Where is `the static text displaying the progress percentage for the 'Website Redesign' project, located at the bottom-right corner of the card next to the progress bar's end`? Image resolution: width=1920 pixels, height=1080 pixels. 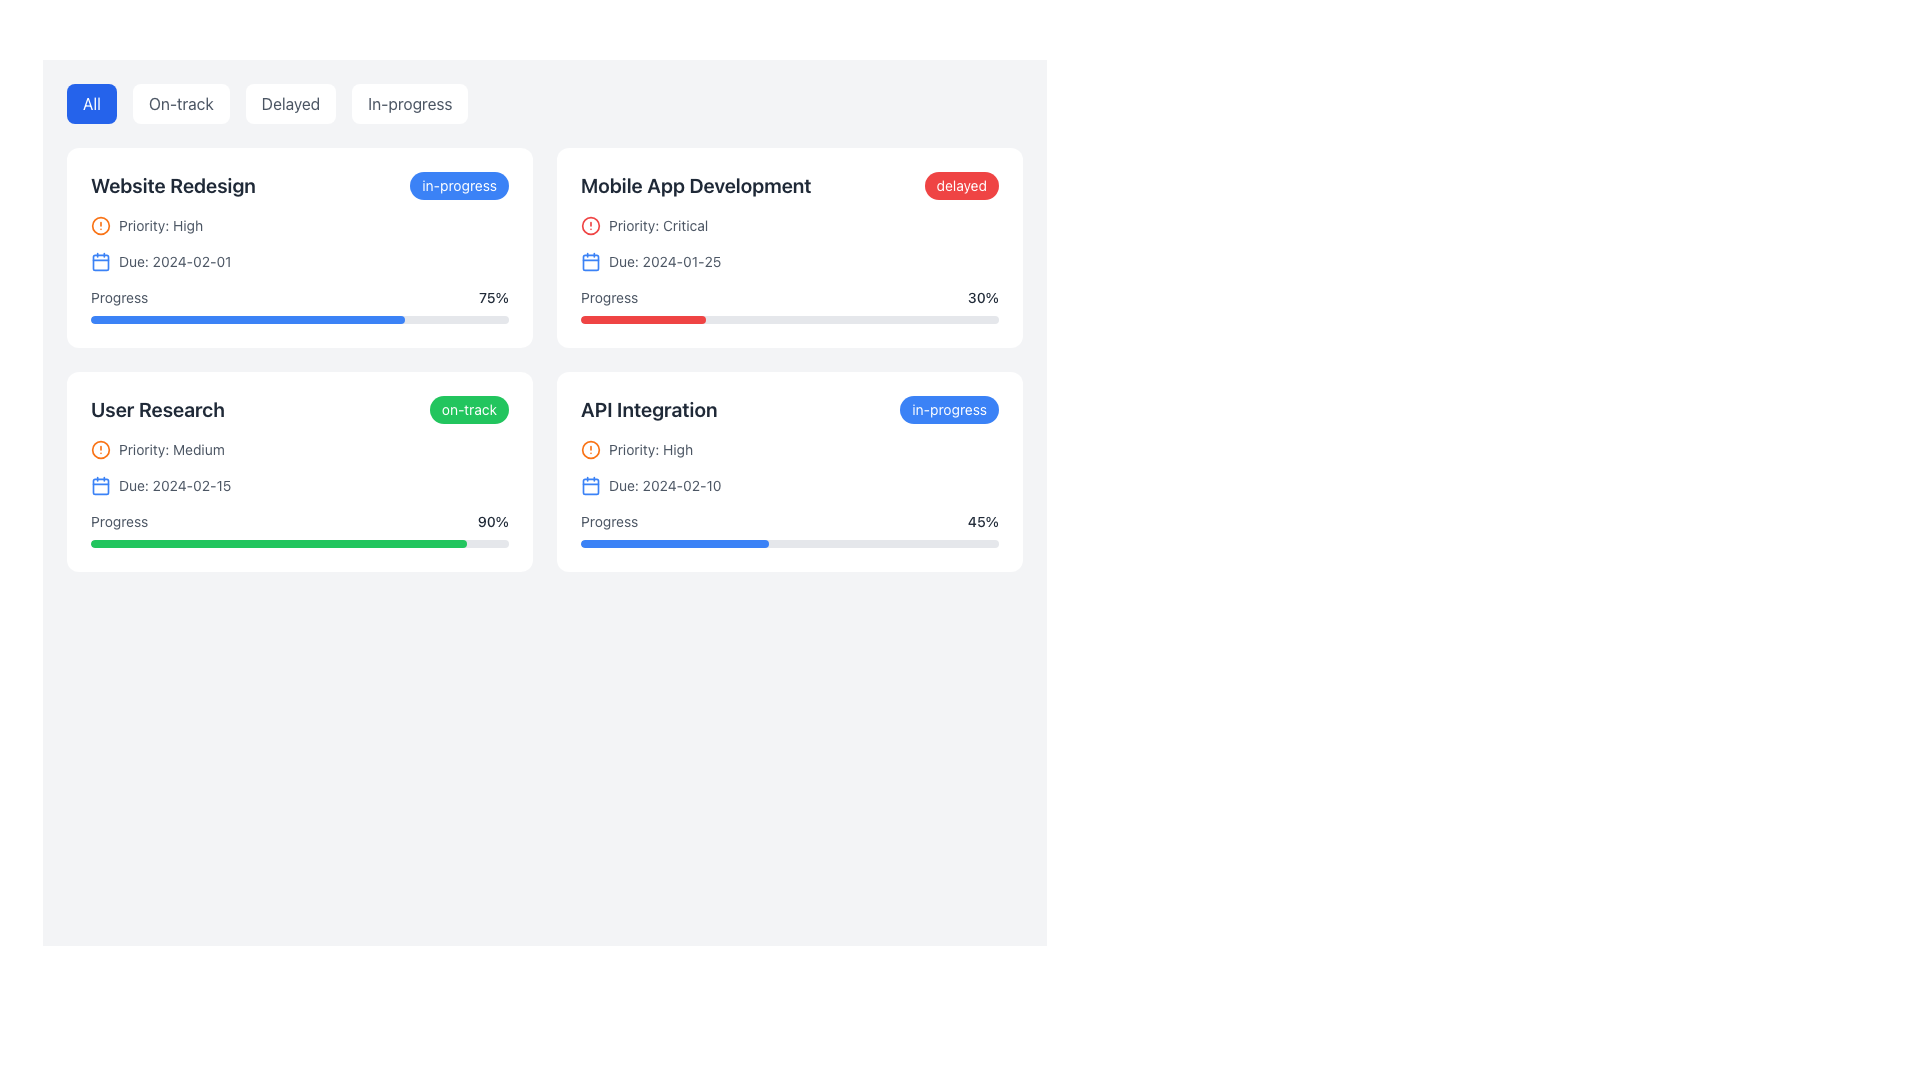
the static text displaying the progress percentage for the 'Website Redesign' project, located at the bottom-right corner of the card next to the progress bar's end is located at coordinates (494, 297).